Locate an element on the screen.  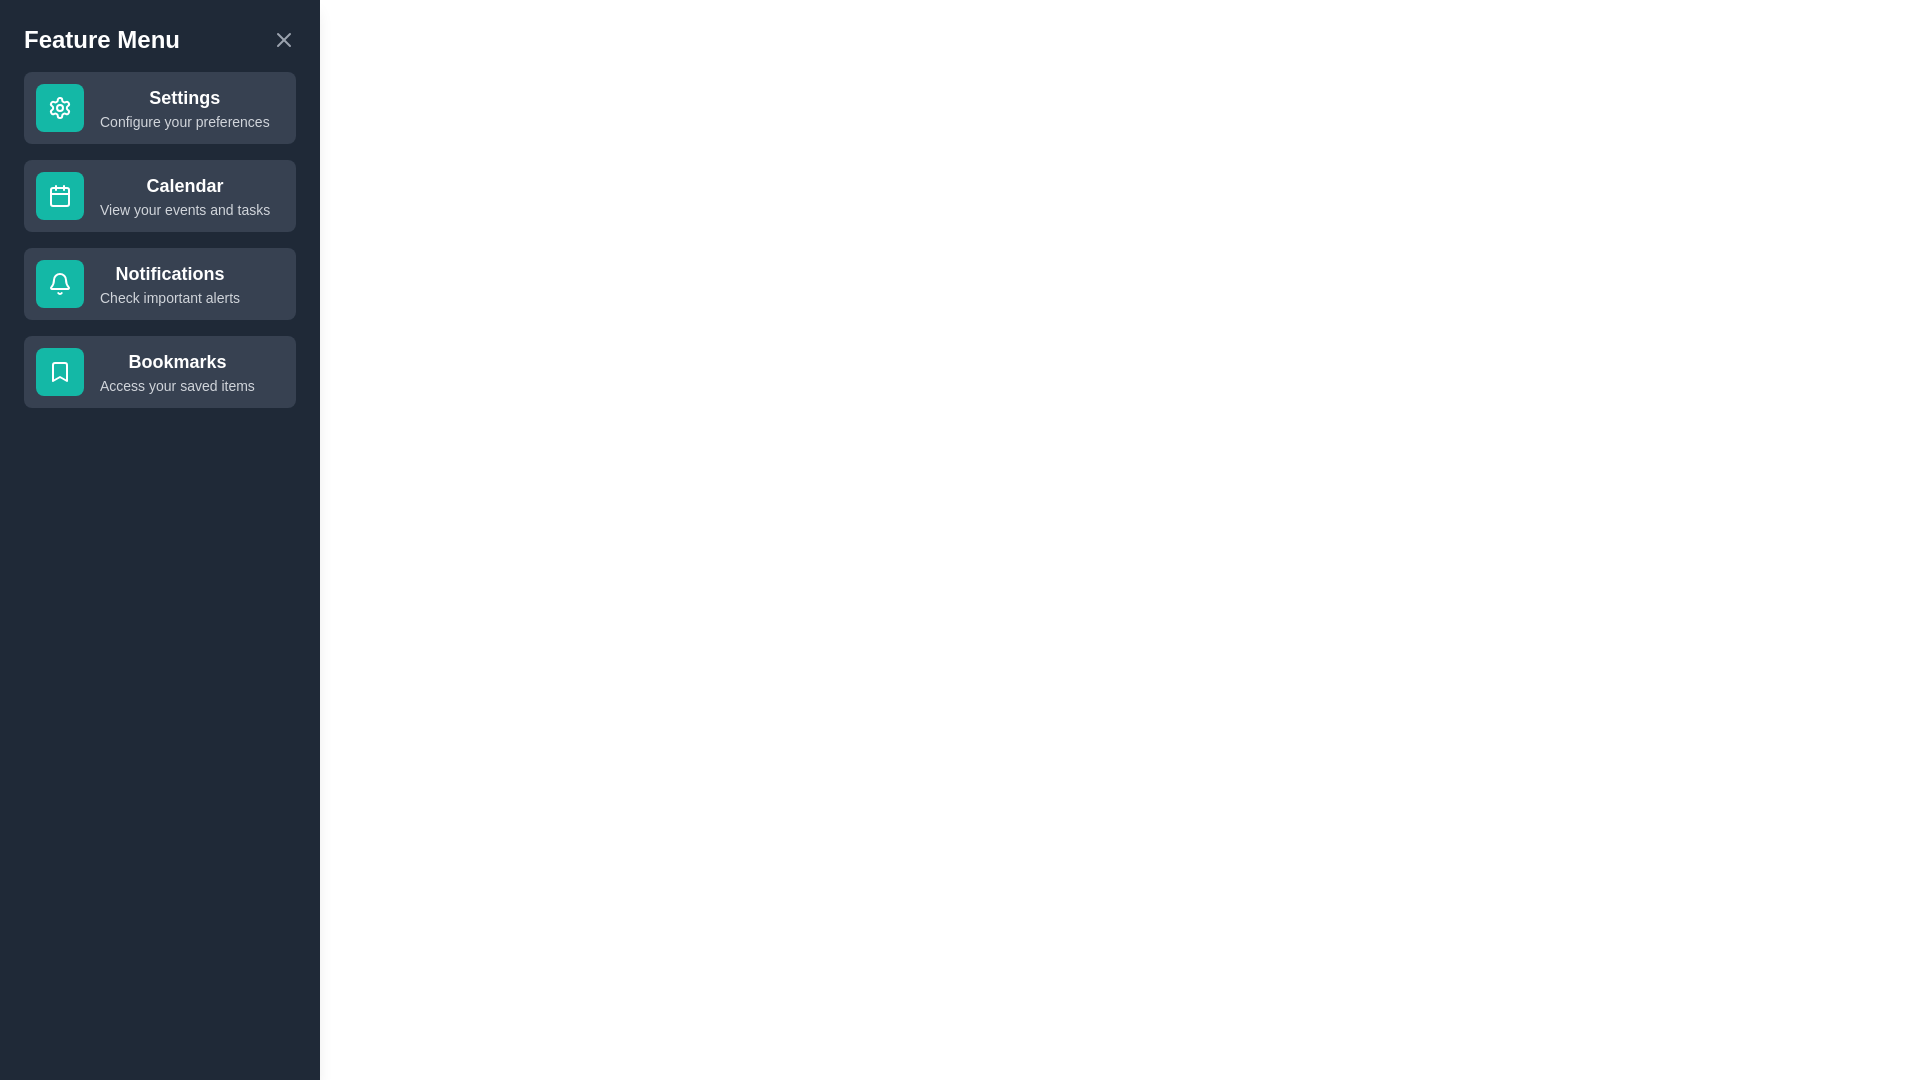
the feature Bookmarks to view its hover effect is located at coordinates (158, 371).